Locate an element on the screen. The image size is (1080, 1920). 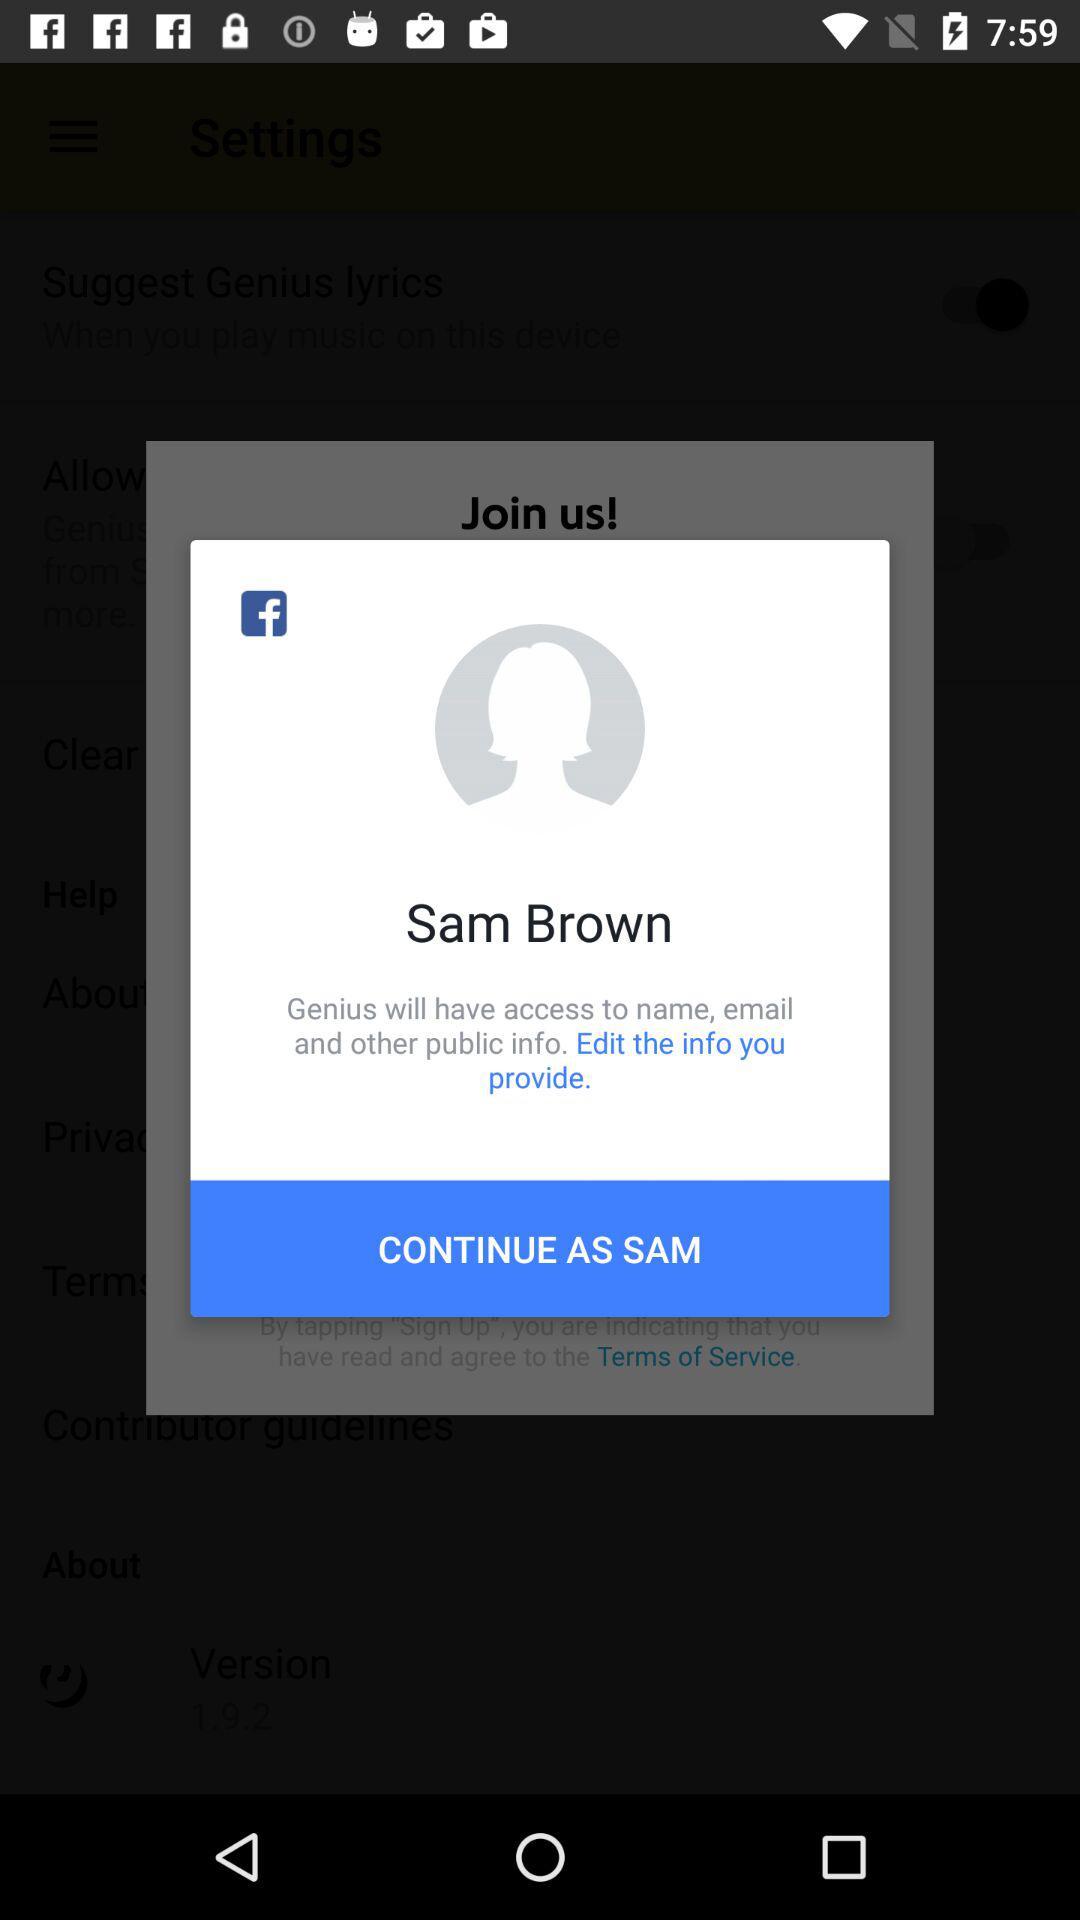
continue as sam icon is located at coordinates (540, 1247).